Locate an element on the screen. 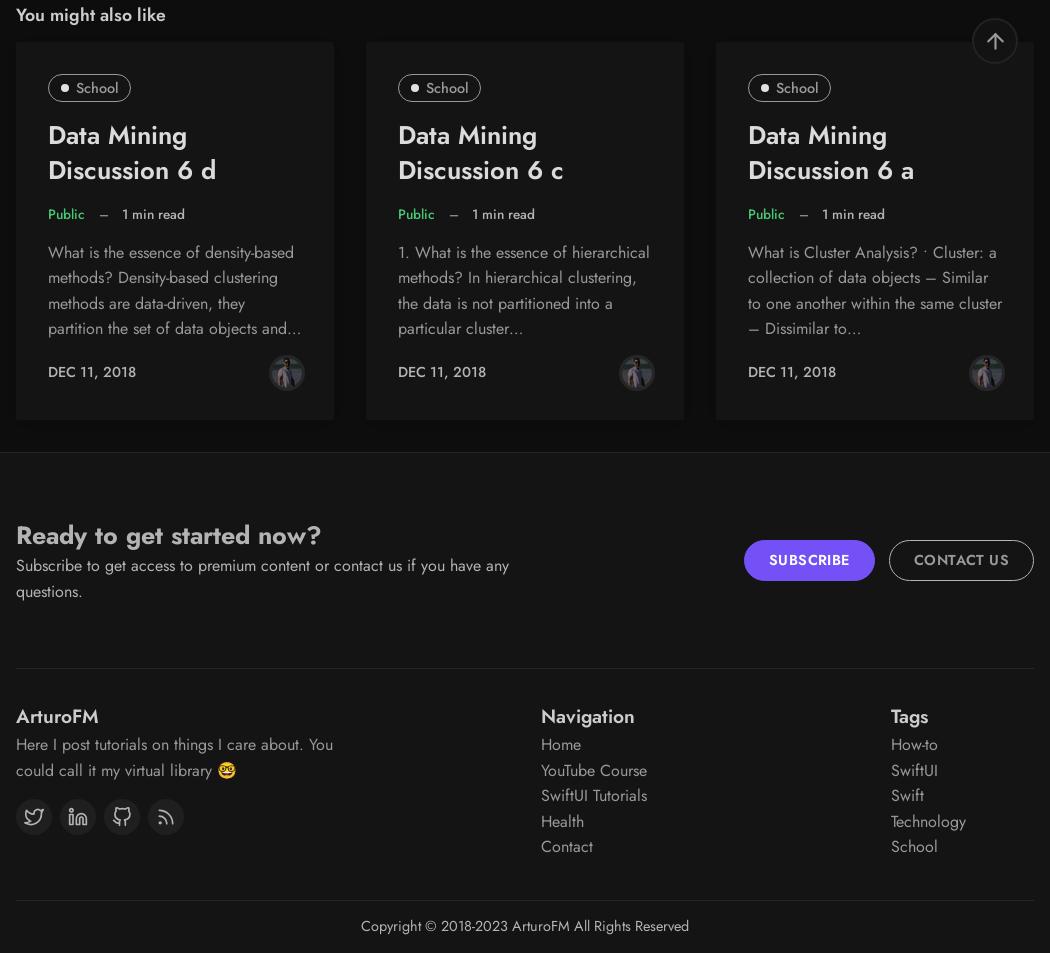 The width and height of the screenshot is (1050, 953). 'Subscribe to get access to premium content or contact us if you have any questions.' is located at coordinates (262, 577).